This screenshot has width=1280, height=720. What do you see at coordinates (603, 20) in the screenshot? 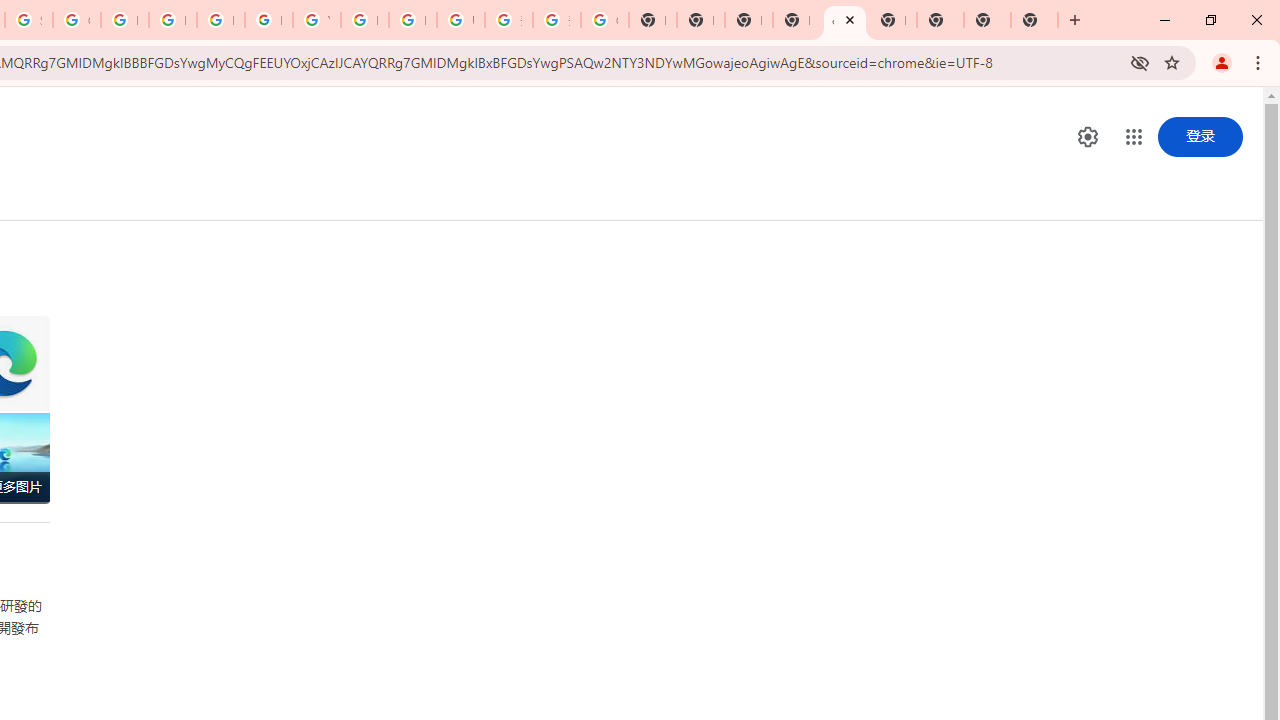
I see `'Google Images'` at bounding box center [603, 20].